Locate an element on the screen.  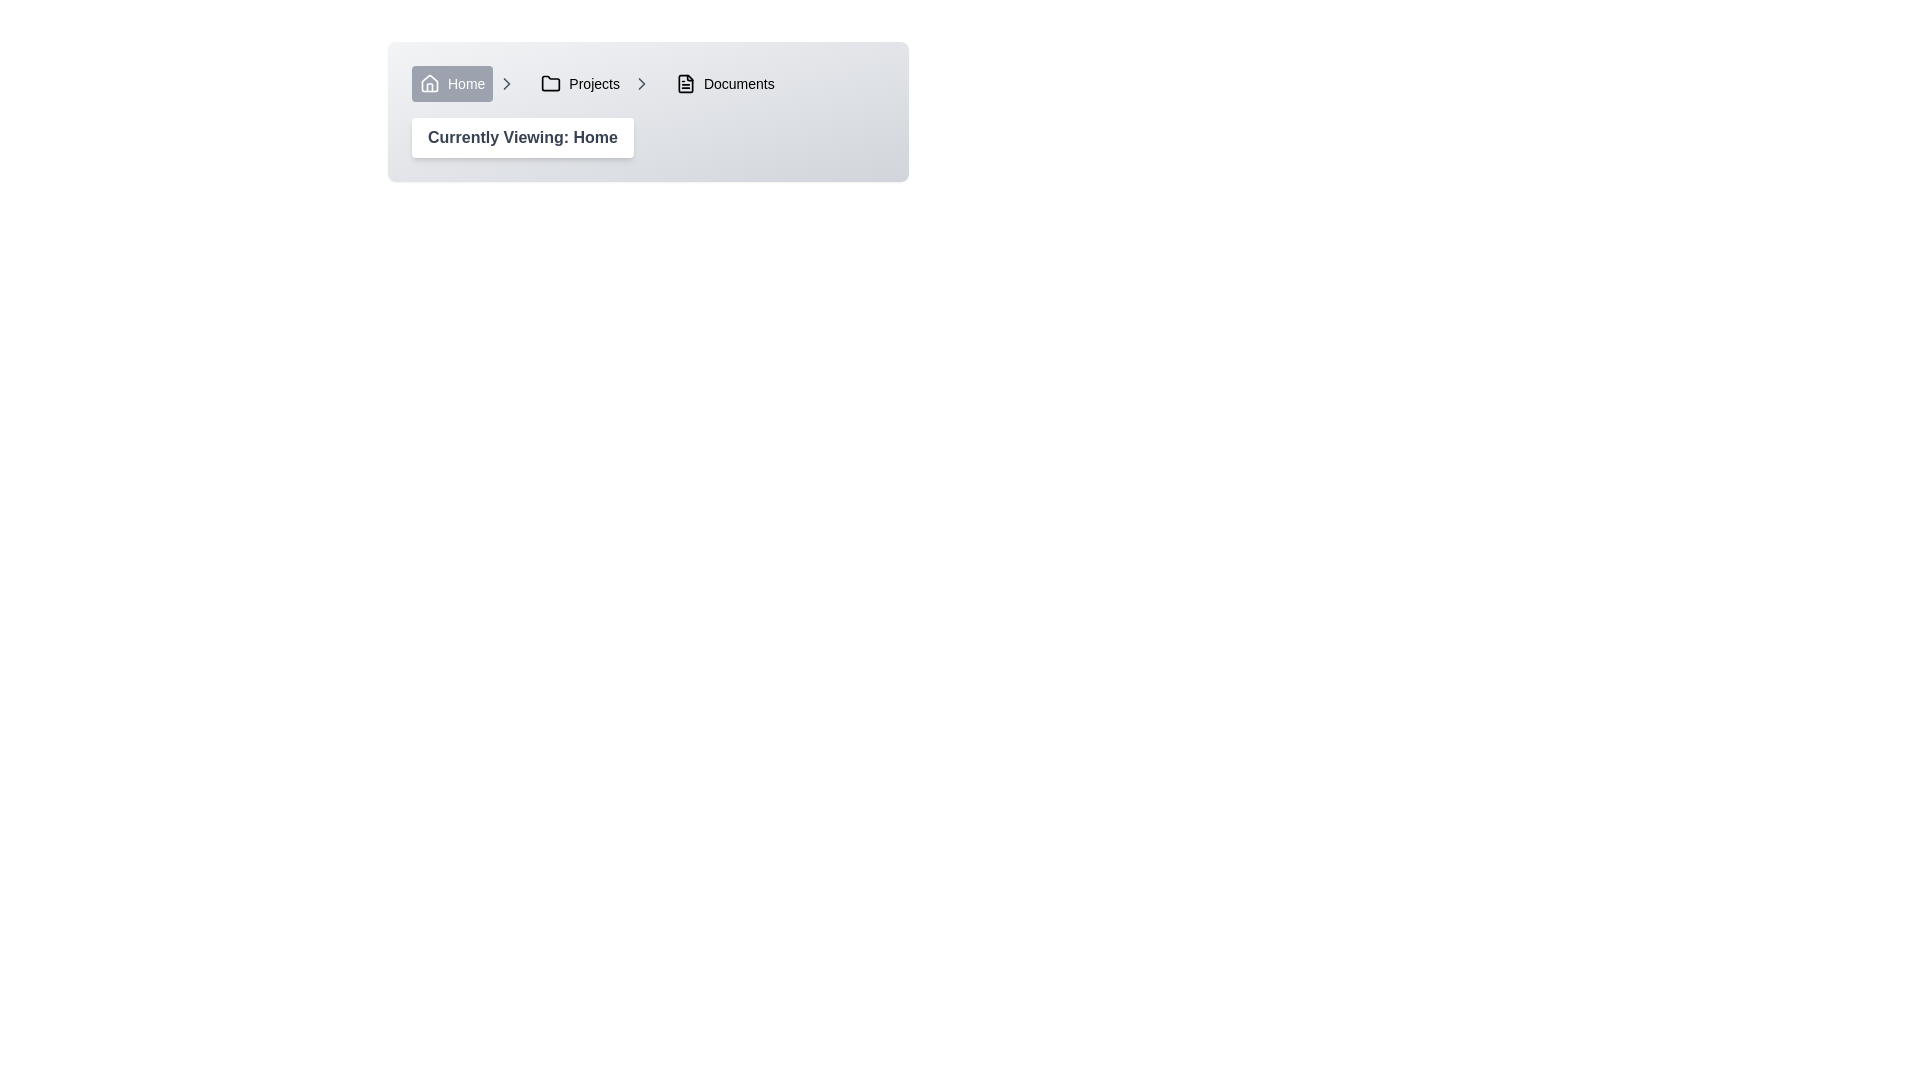
the 'Home' icon in the breadcrumb navigation bar, which is a vector graphic of a house with a triangular roof and square base is located at coordinates (429, 82).